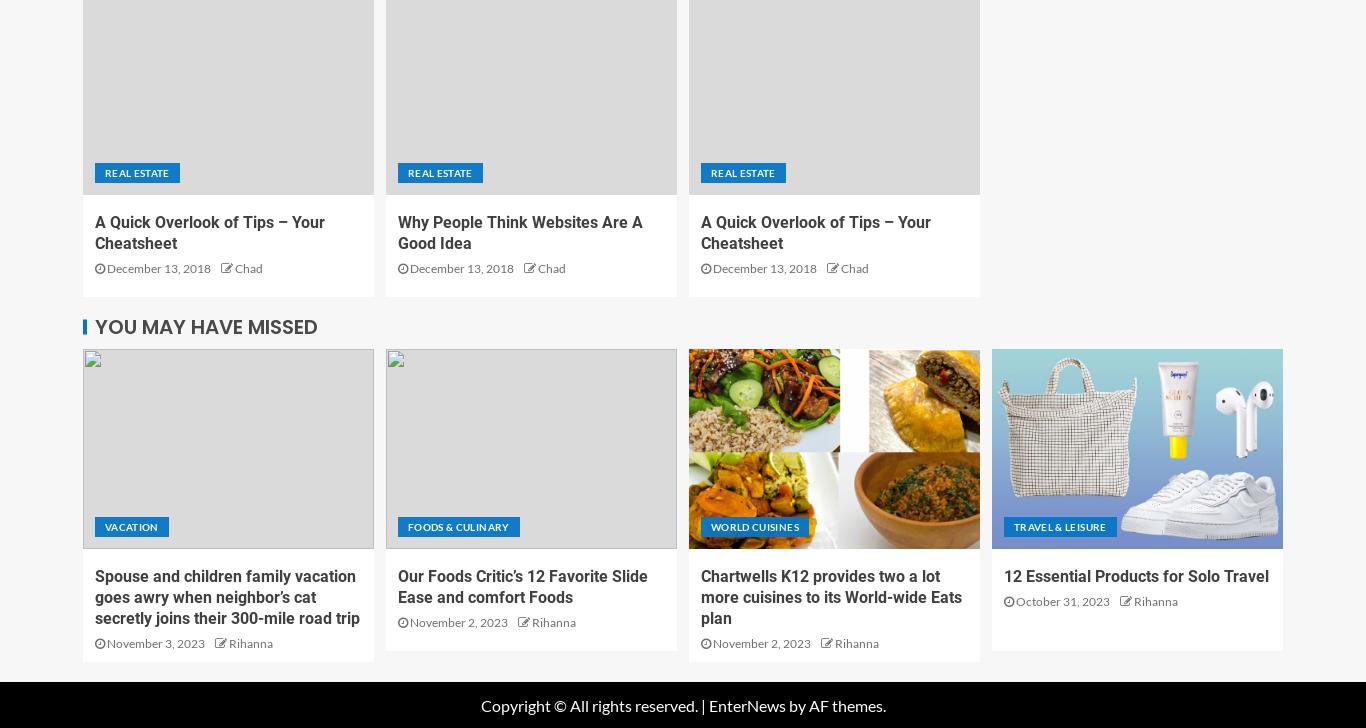 This screenshot has height=728, width=1366. Describe the element at coordinates (523, 585) in the screenshot. I see `'Our Foods Critic’s 12 Favorite Slide Ease and comfort Foods'` at that location.